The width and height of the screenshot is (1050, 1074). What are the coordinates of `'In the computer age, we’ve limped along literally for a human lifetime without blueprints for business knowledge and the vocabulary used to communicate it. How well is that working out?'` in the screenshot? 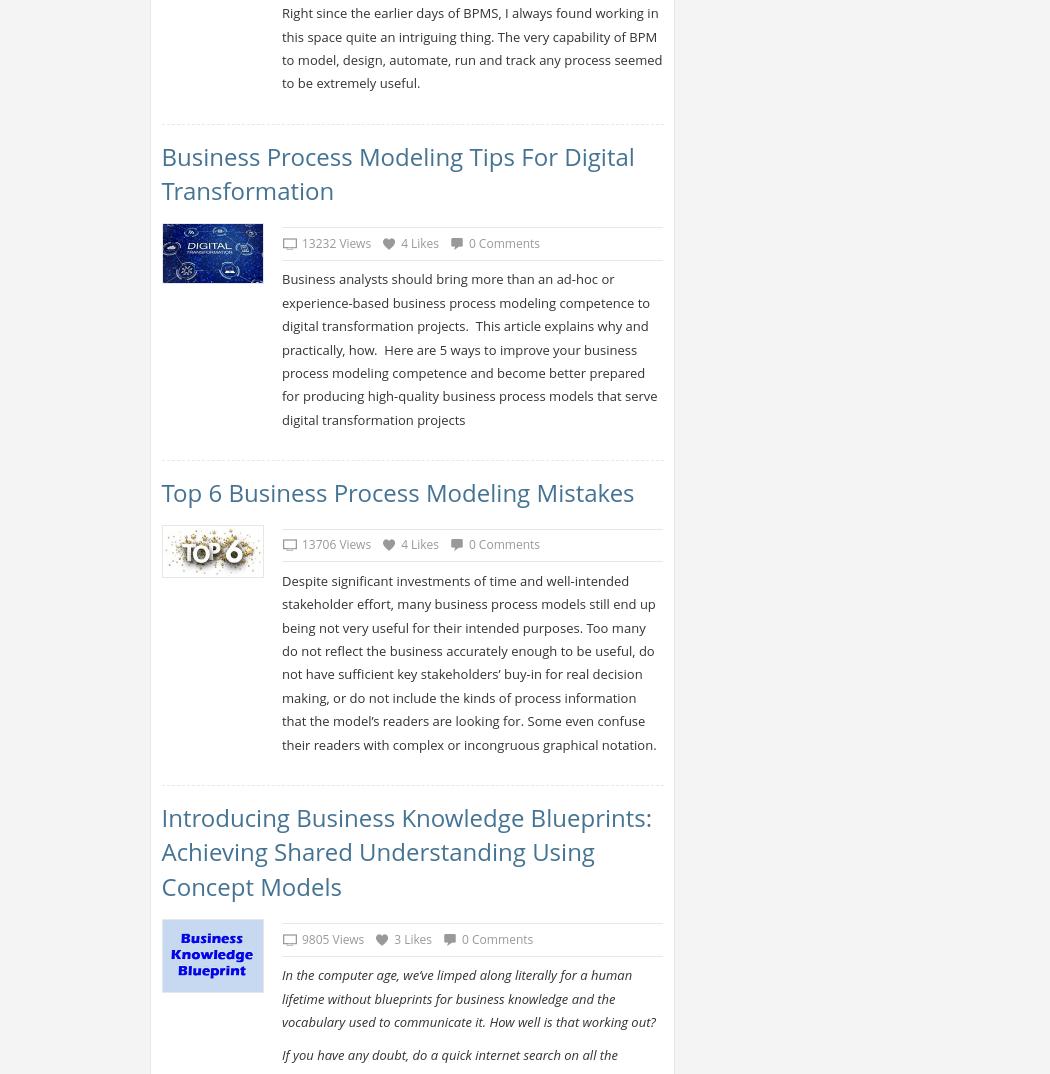 It's located at (467, 997).